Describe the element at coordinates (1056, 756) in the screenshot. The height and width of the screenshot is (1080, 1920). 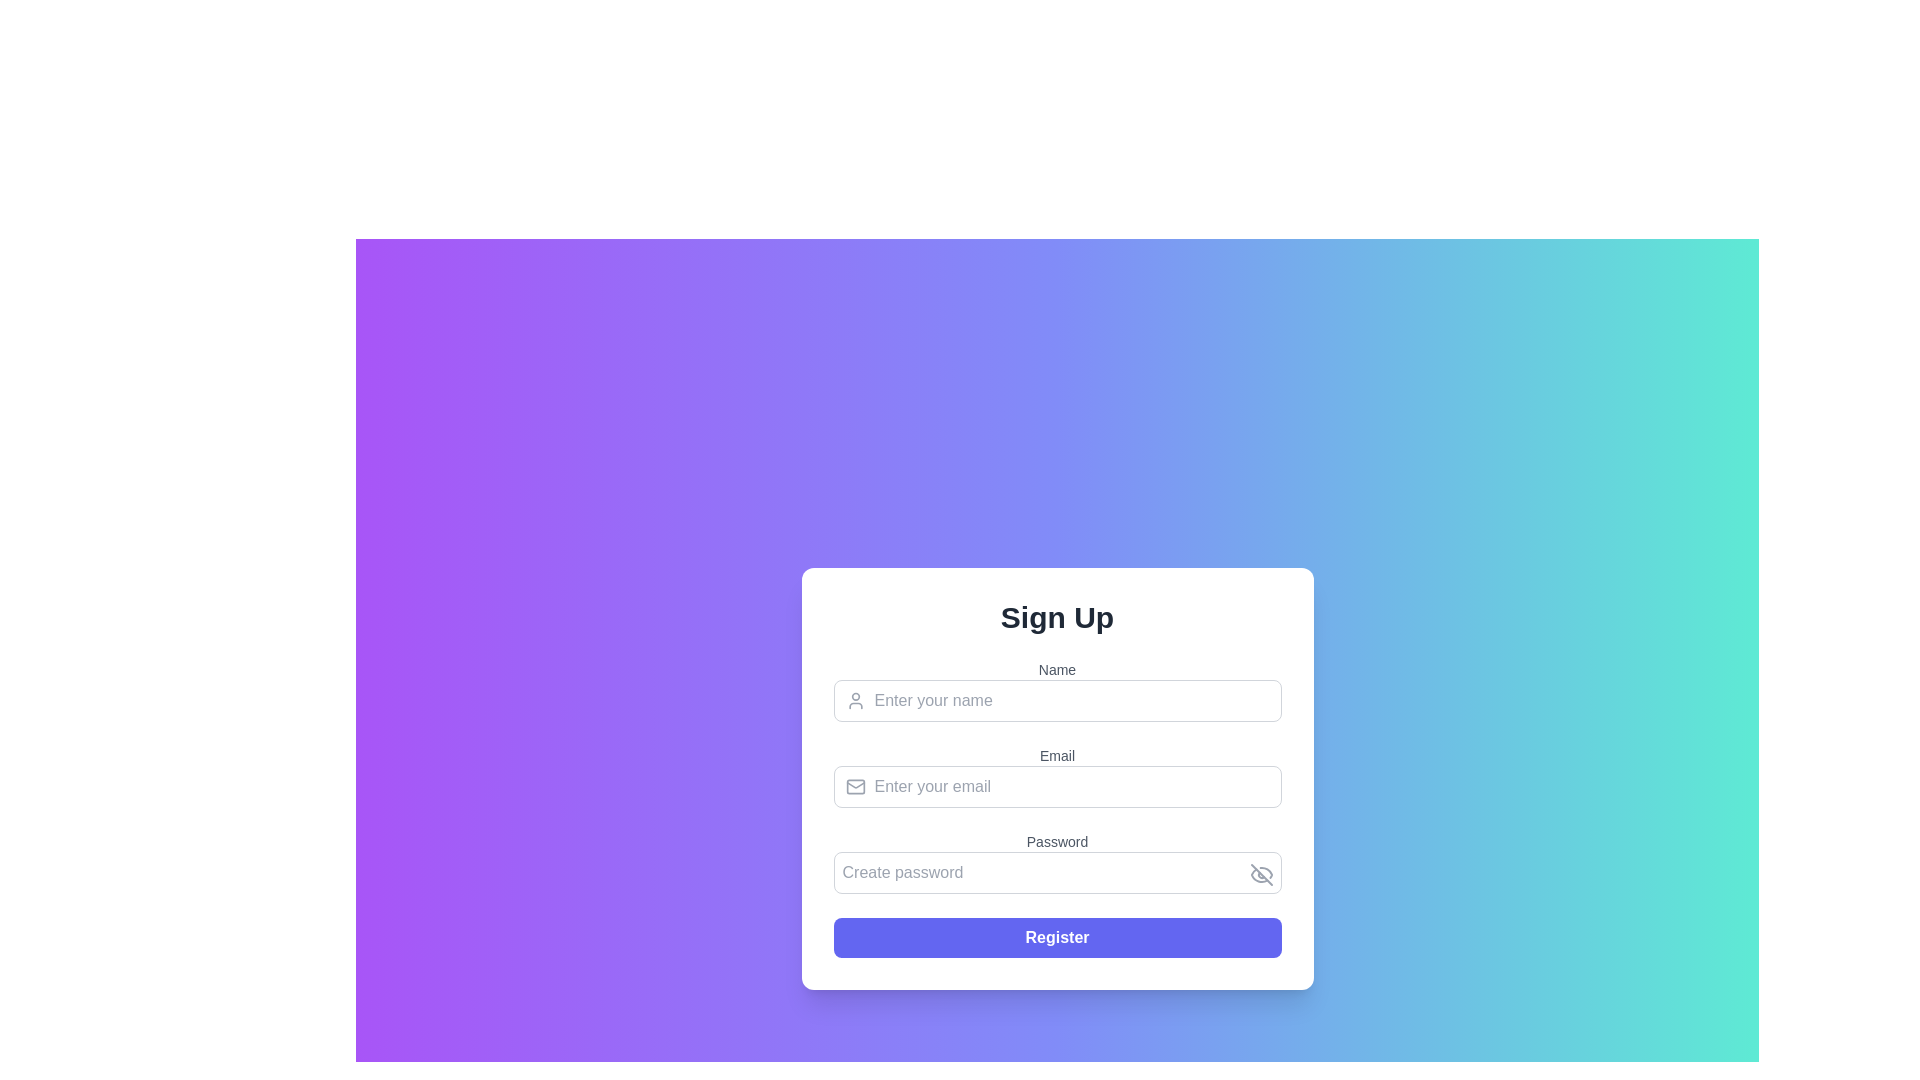
I see `the Text Label that indicates the purpose of the email input field, located above the email input area in the form interface` at that location.